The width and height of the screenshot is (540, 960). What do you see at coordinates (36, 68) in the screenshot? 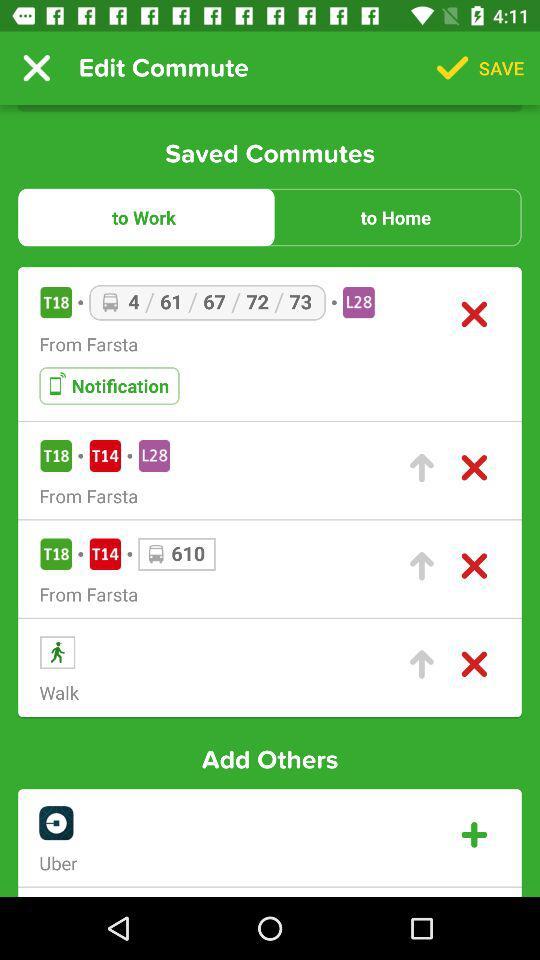
I see `item next to the edit commute icon` at bounding box center [36, 68].